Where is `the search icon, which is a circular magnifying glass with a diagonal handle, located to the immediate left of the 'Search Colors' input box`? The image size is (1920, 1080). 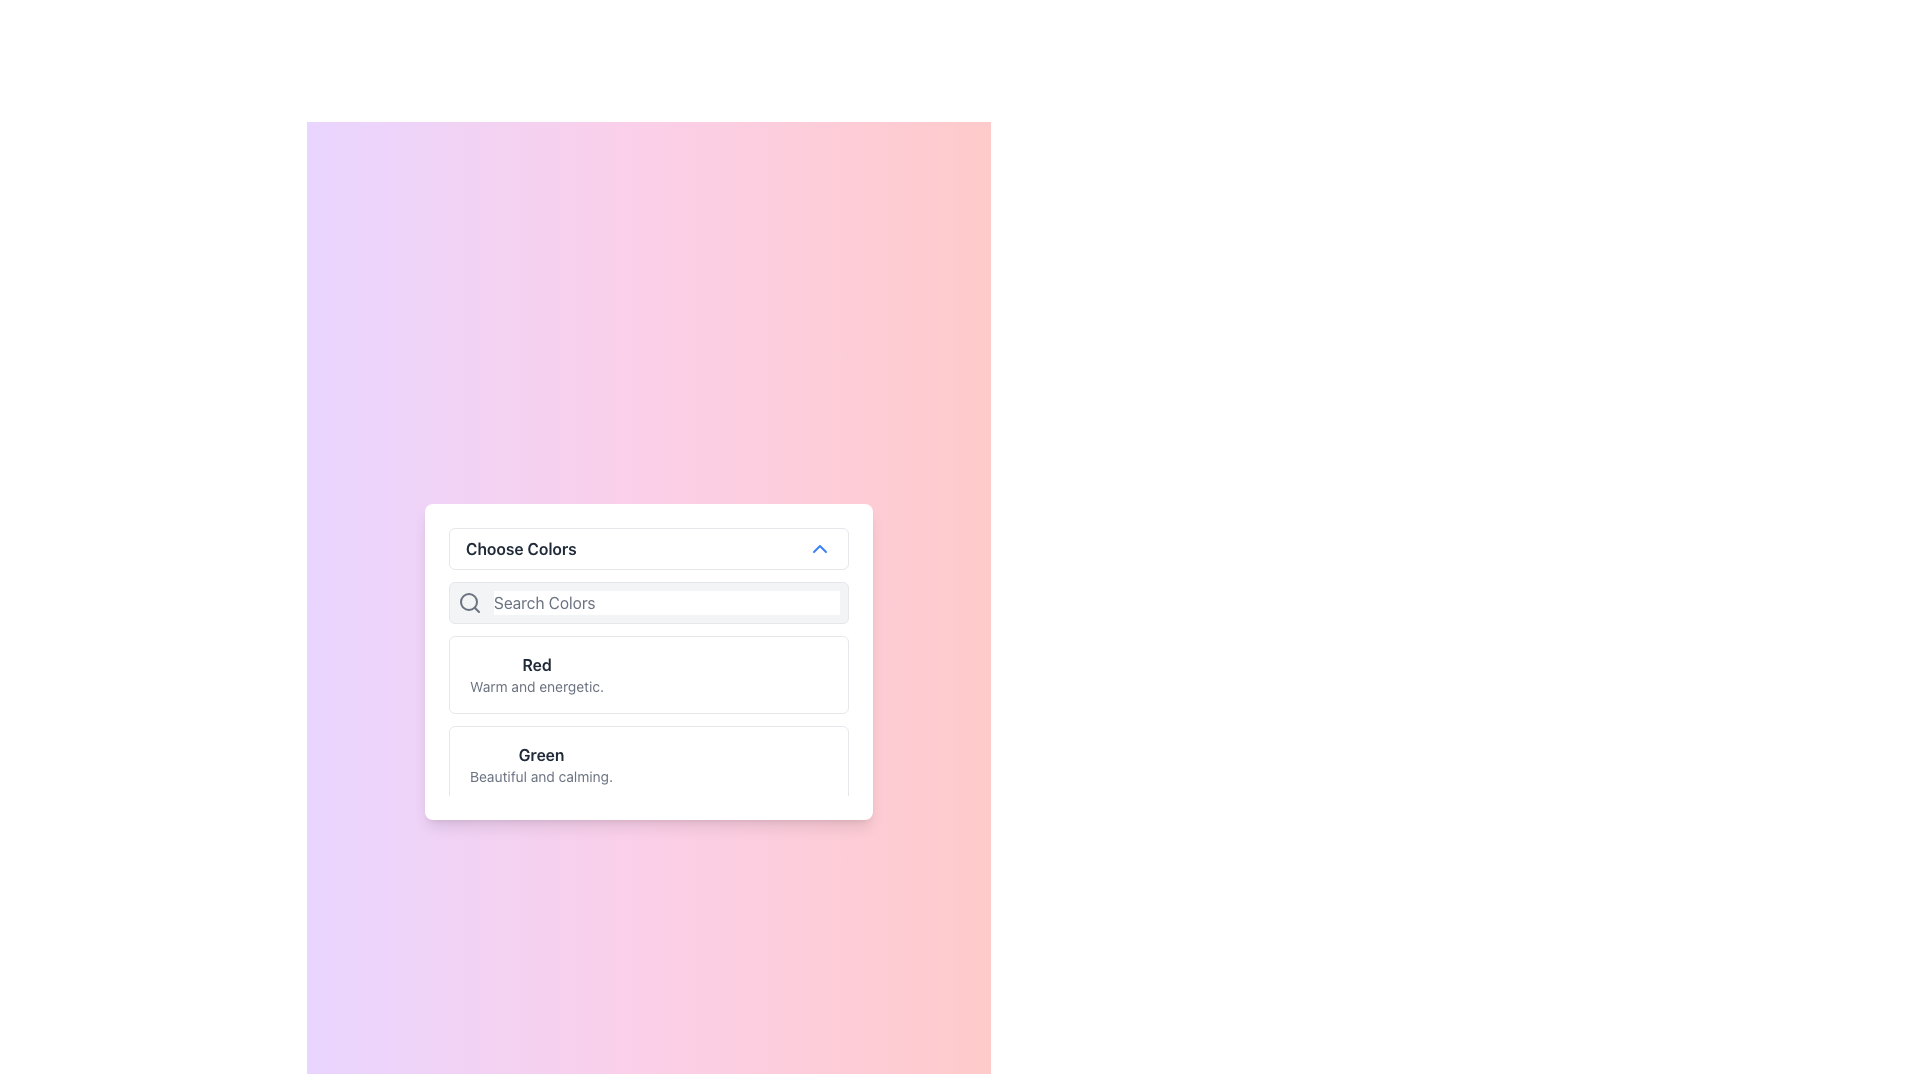 the search icon, which is a circular magnifying glass with a diagonal handle, located to the immediate left of the 'Search Colors' input box is located at coordinates (469, 601).